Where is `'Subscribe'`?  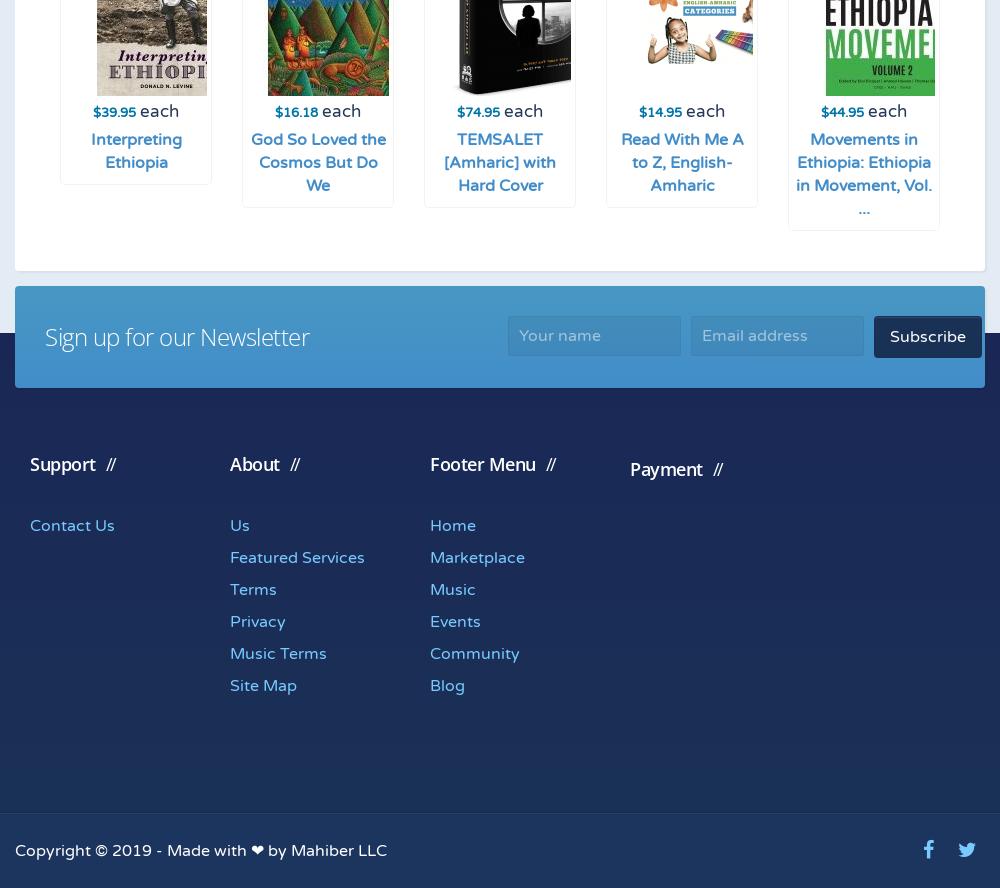
'Subscribe' is located at coordinates (927, 336).